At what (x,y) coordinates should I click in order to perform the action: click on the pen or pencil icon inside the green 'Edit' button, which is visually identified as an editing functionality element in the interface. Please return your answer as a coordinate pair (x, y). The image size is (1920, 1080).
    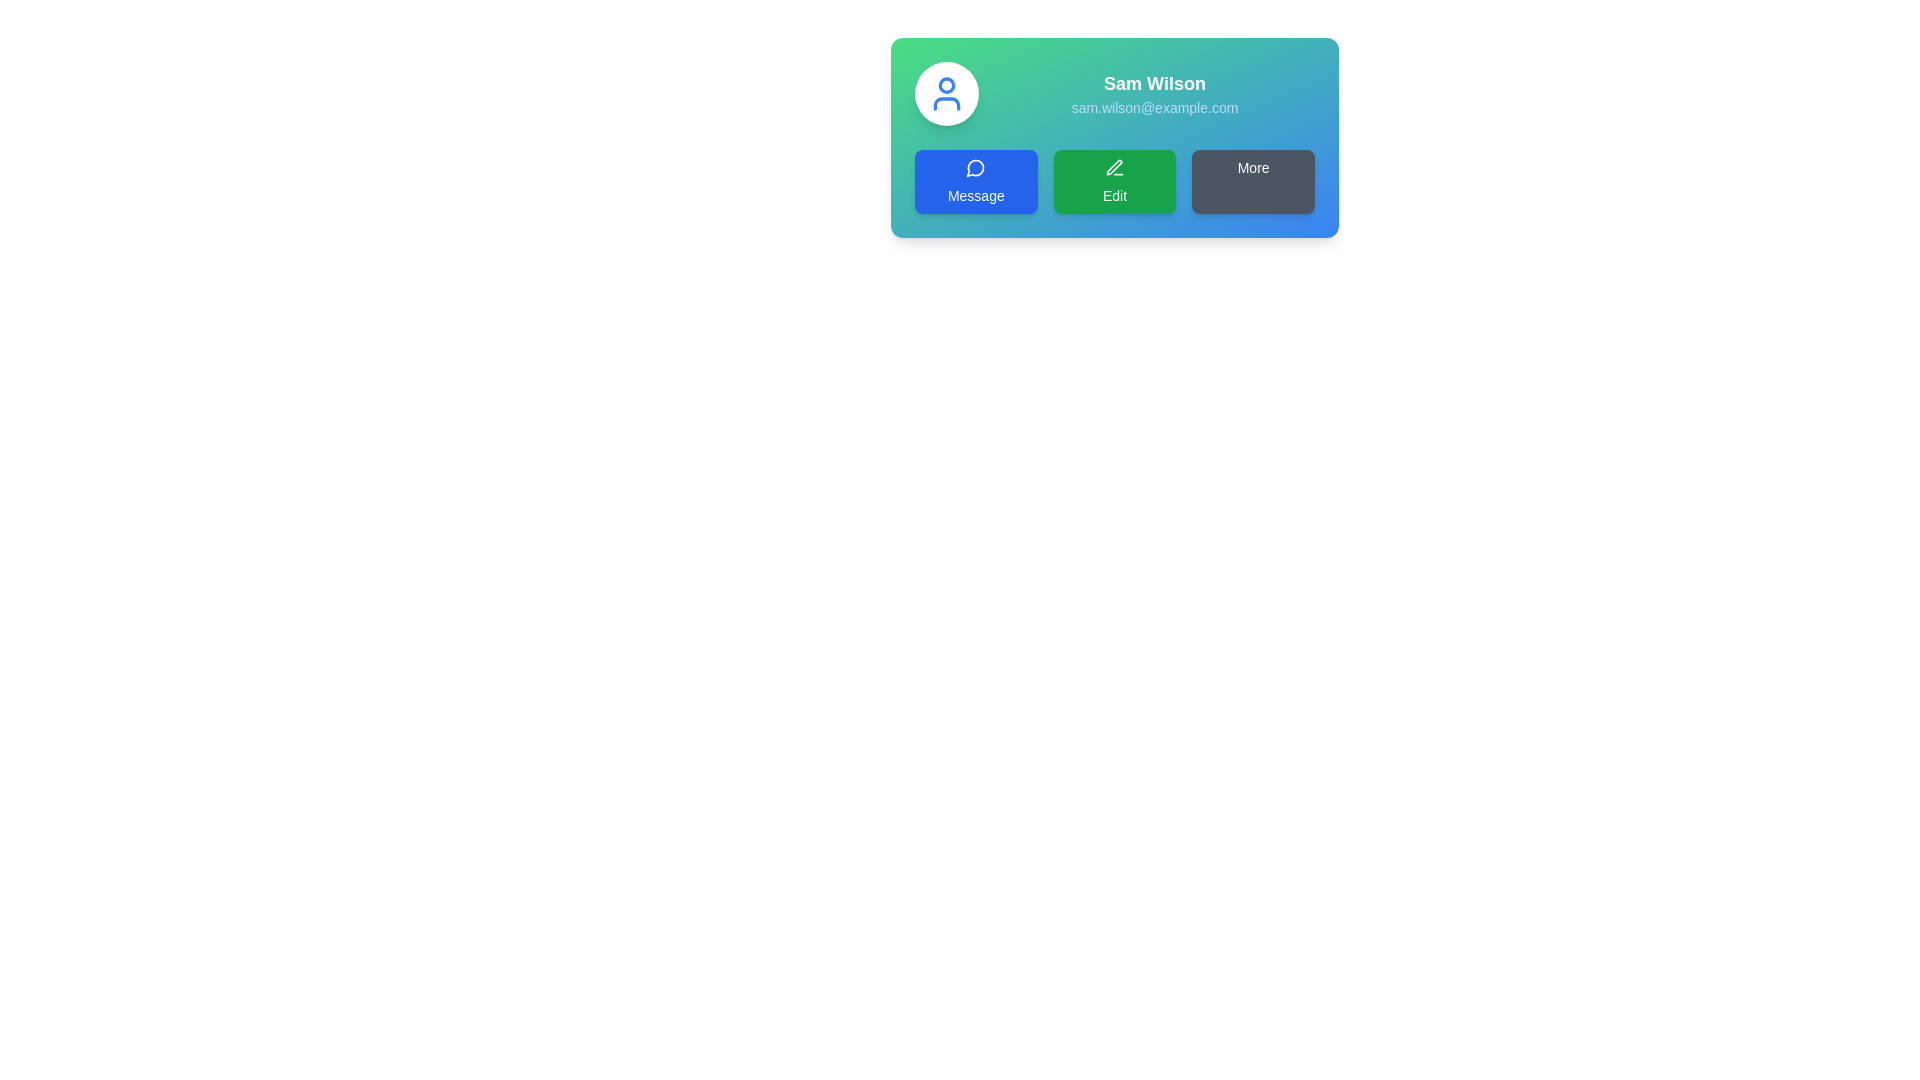
    Looking at the image, I should click on (1113, 166).